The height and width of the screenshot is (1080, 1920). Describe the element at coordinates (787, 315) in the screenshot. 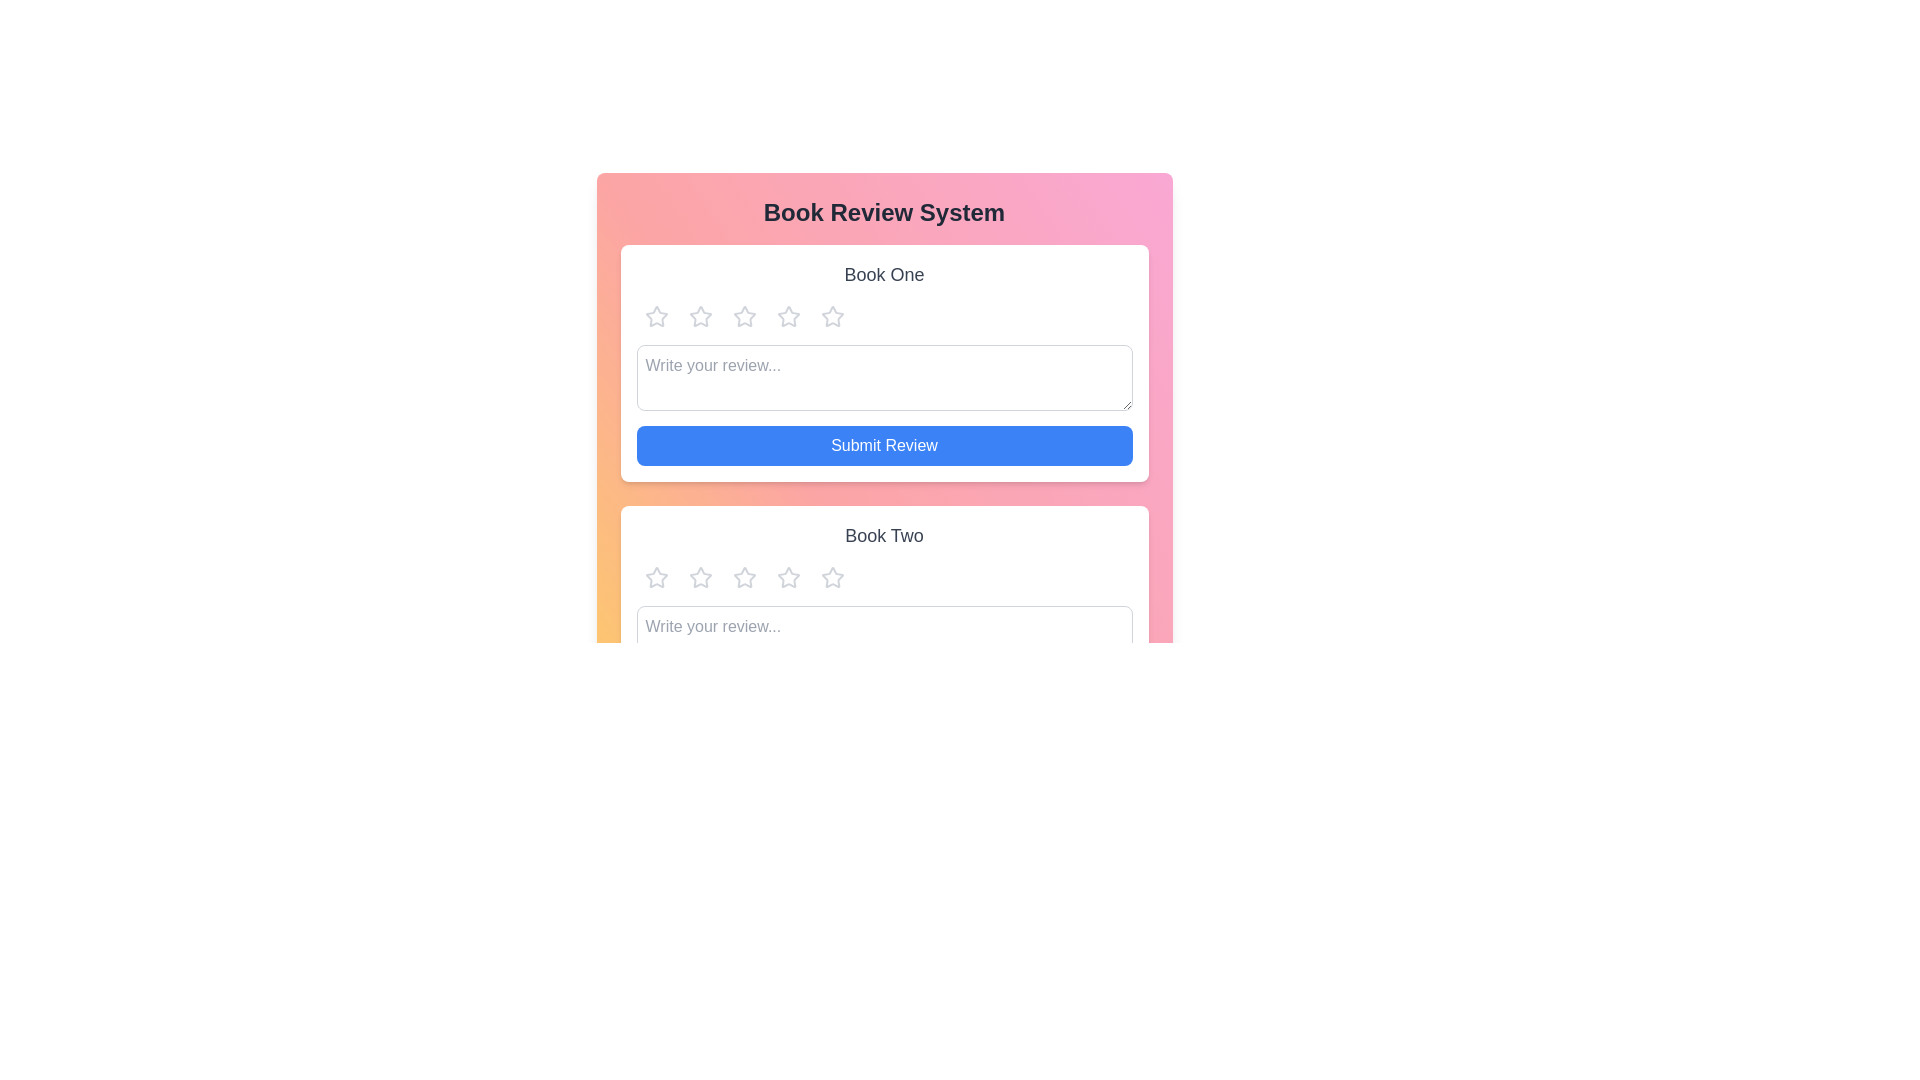

I see `the star corresponding to the desired rating 4 for the first book` at that location.